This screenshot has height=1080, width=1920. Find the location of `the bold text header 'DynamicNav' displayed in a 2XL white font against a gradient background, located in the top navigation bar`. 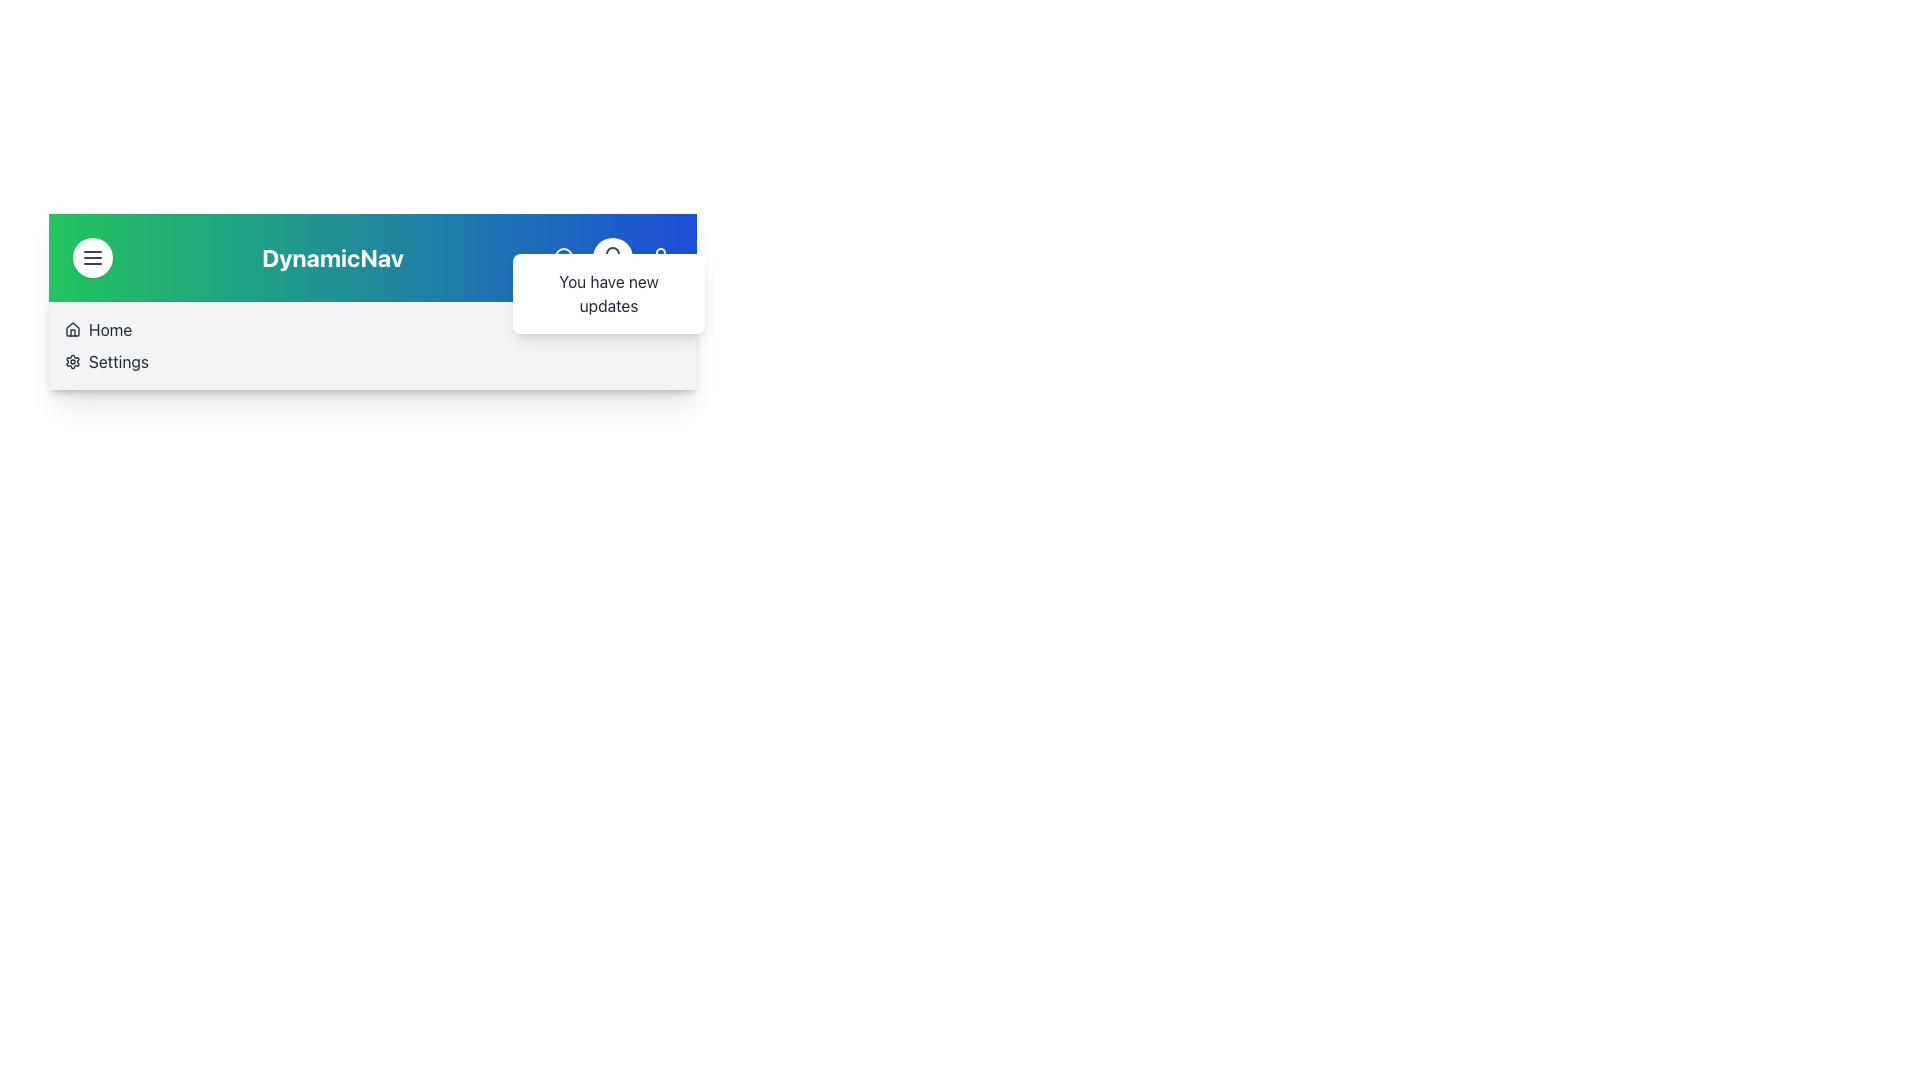

the bold text header 'DynamicNav' displayed in a 2XL white font against a gradient background, located in the top navigation bar is located at coordinates (332, 257).